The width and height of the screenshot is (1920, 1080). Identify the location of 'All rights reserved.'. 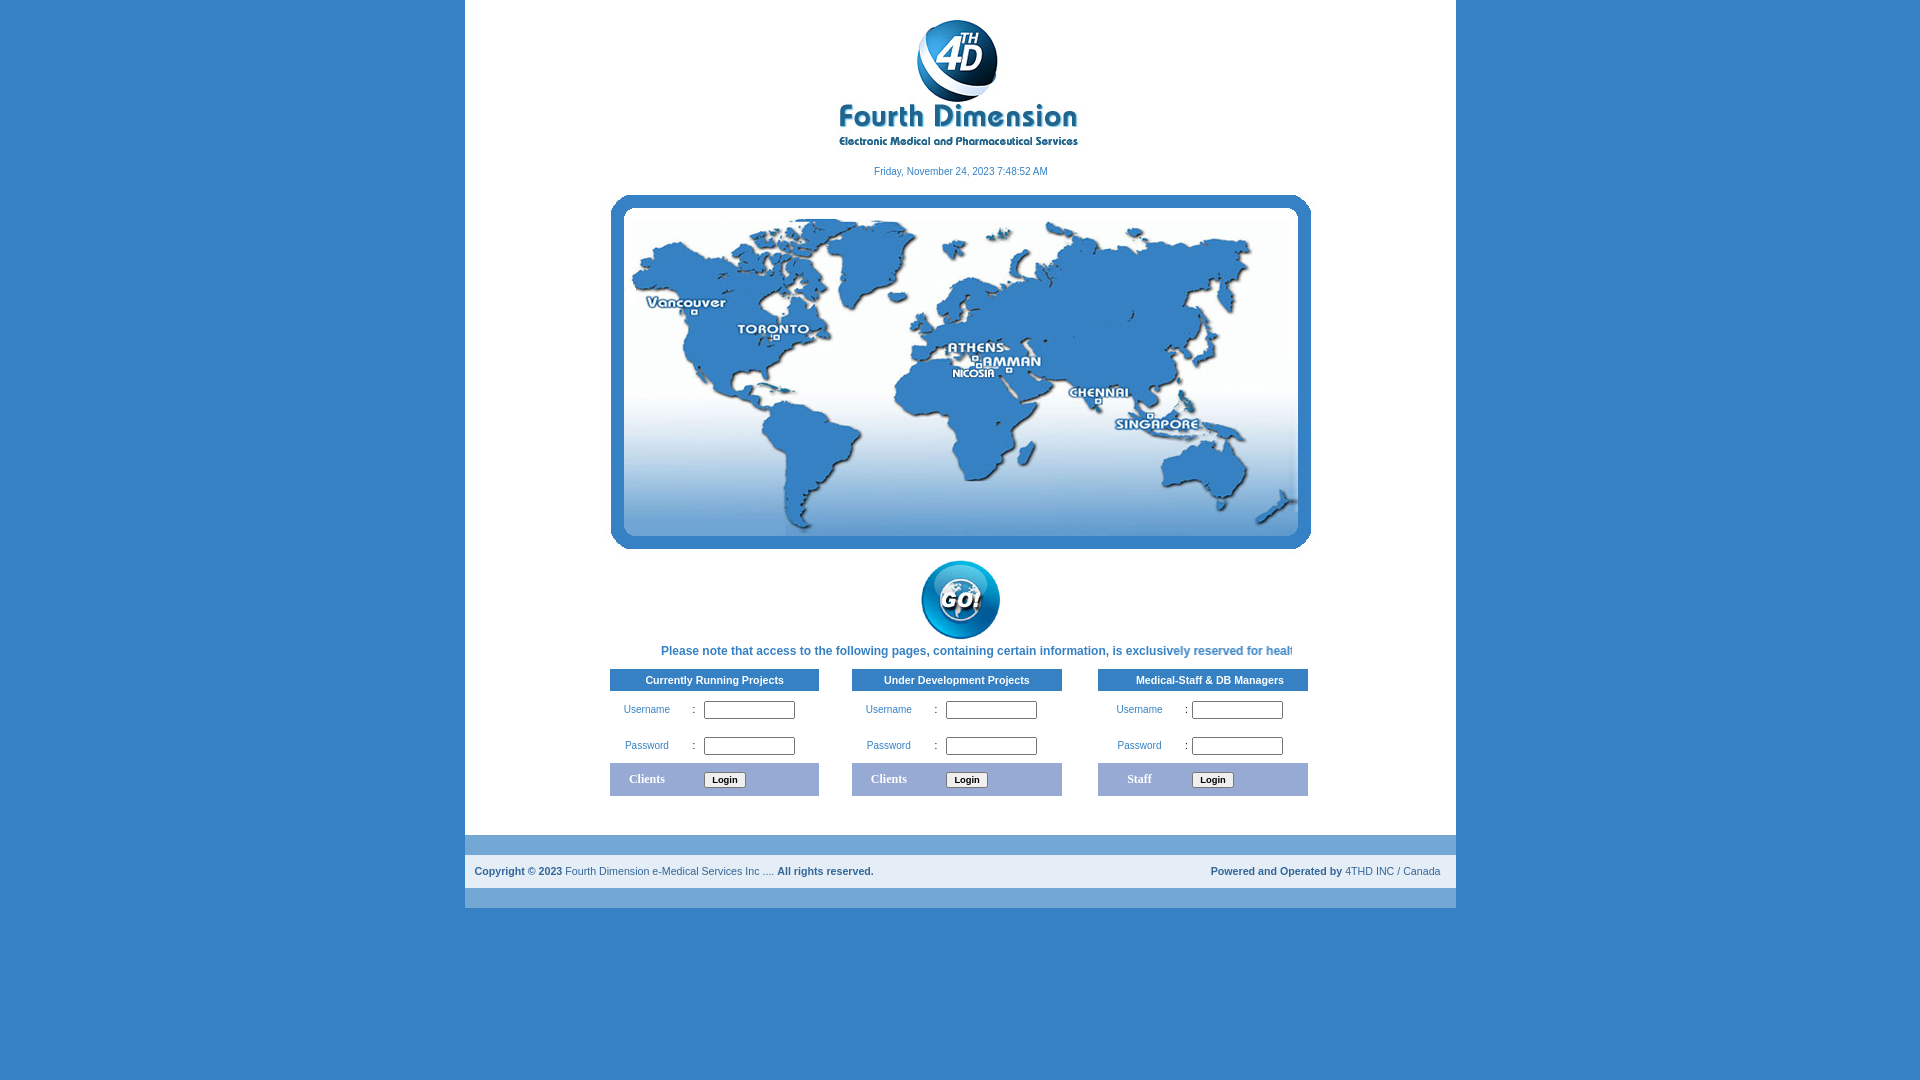
(825, 868).